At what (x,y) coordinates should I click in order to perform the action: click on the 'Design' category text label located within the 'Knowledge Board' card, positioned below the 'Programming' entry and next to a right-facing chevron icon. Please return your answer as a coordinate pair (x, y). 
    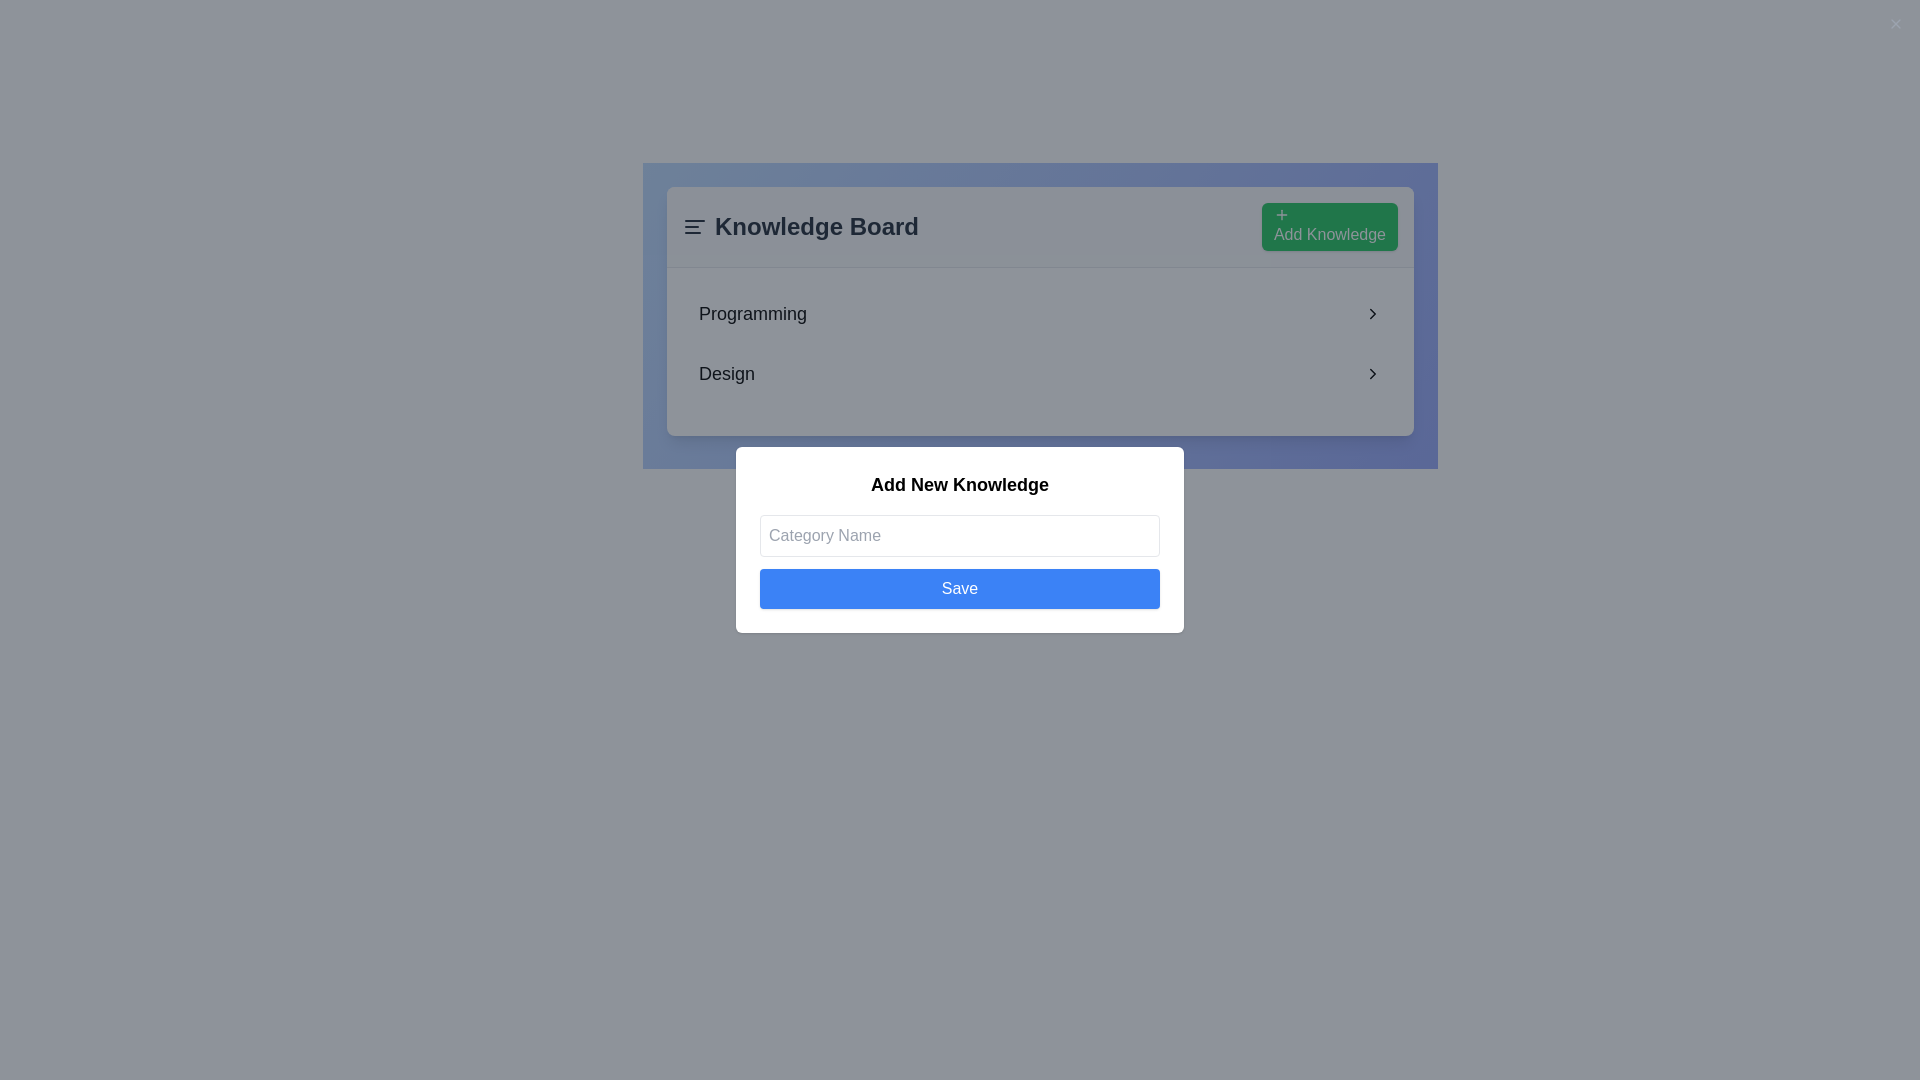
    Looking at the image, I should click on (726, 374).